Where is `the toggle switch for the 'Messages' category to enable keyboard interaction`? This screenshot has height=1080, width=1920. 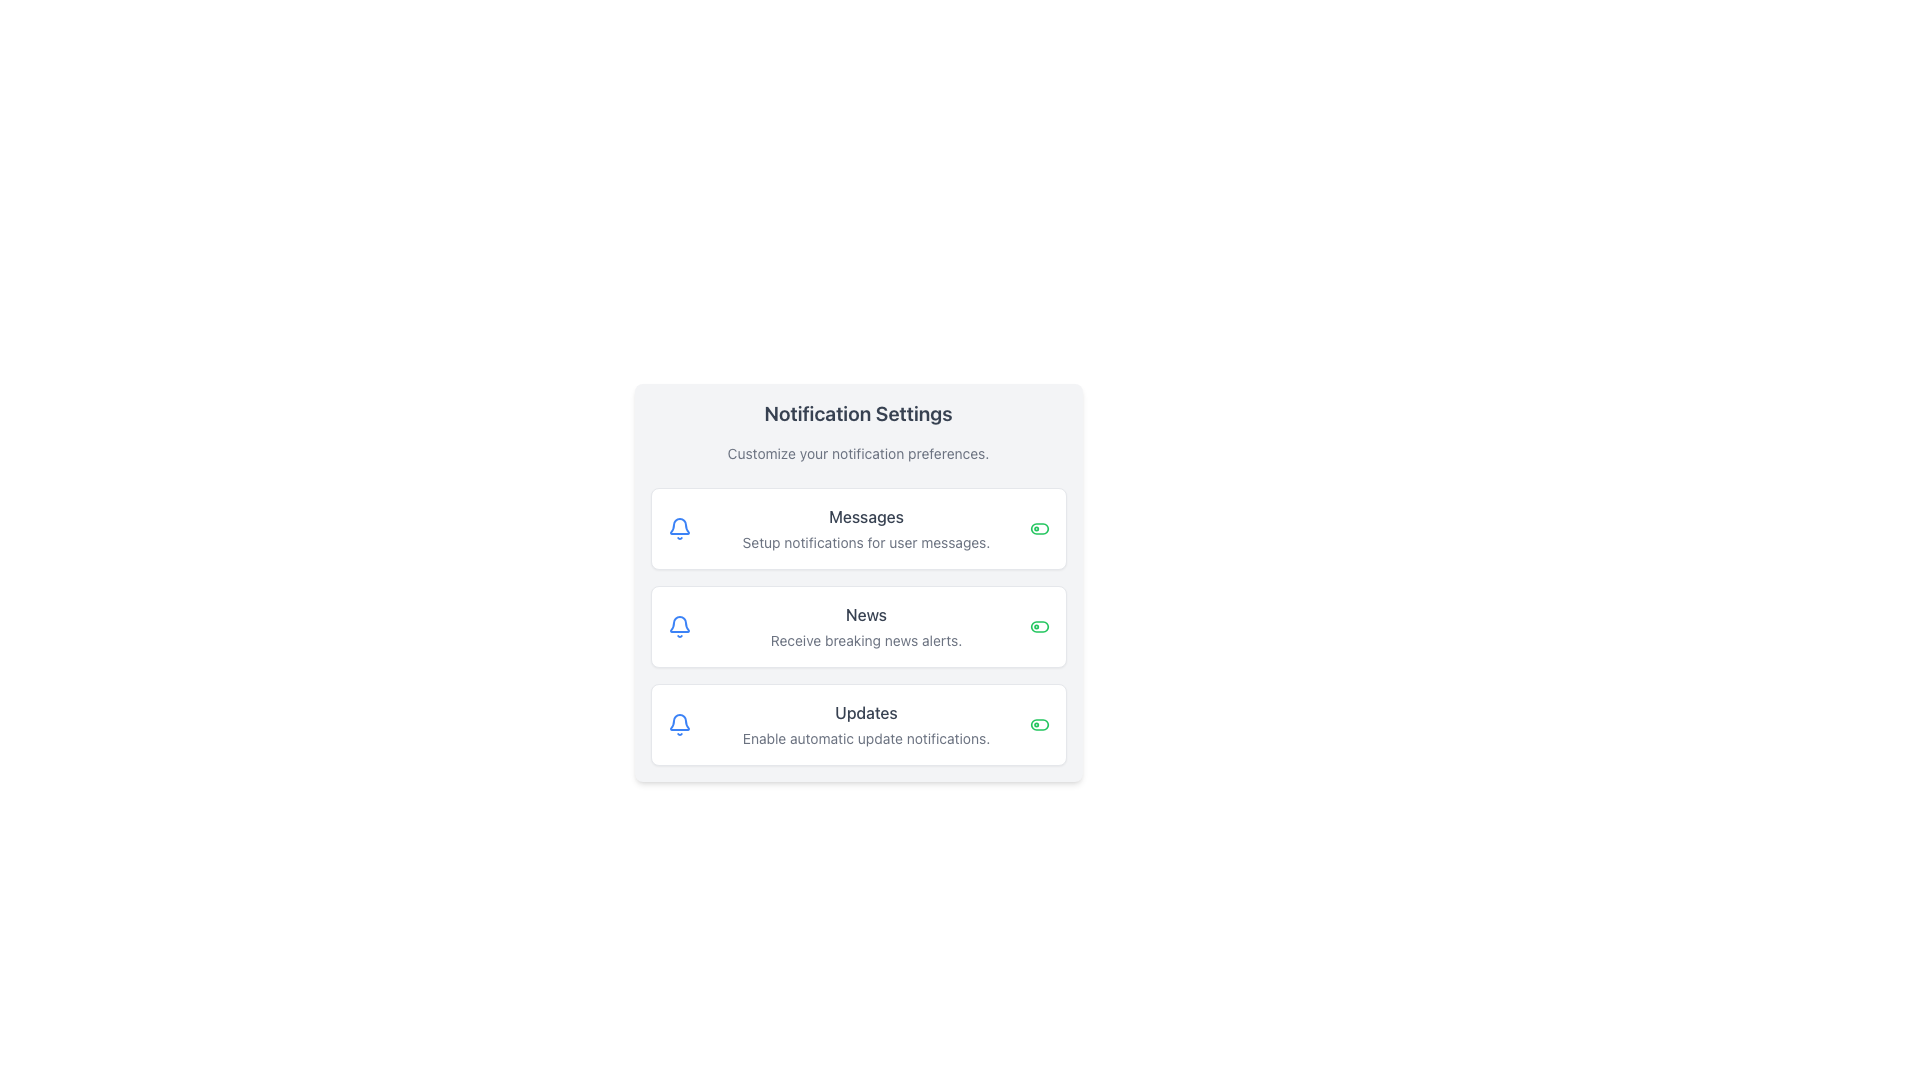 the toggle switch for the 'Messages' category to enable keyboard interaction is located at coordinates (1039, 527).